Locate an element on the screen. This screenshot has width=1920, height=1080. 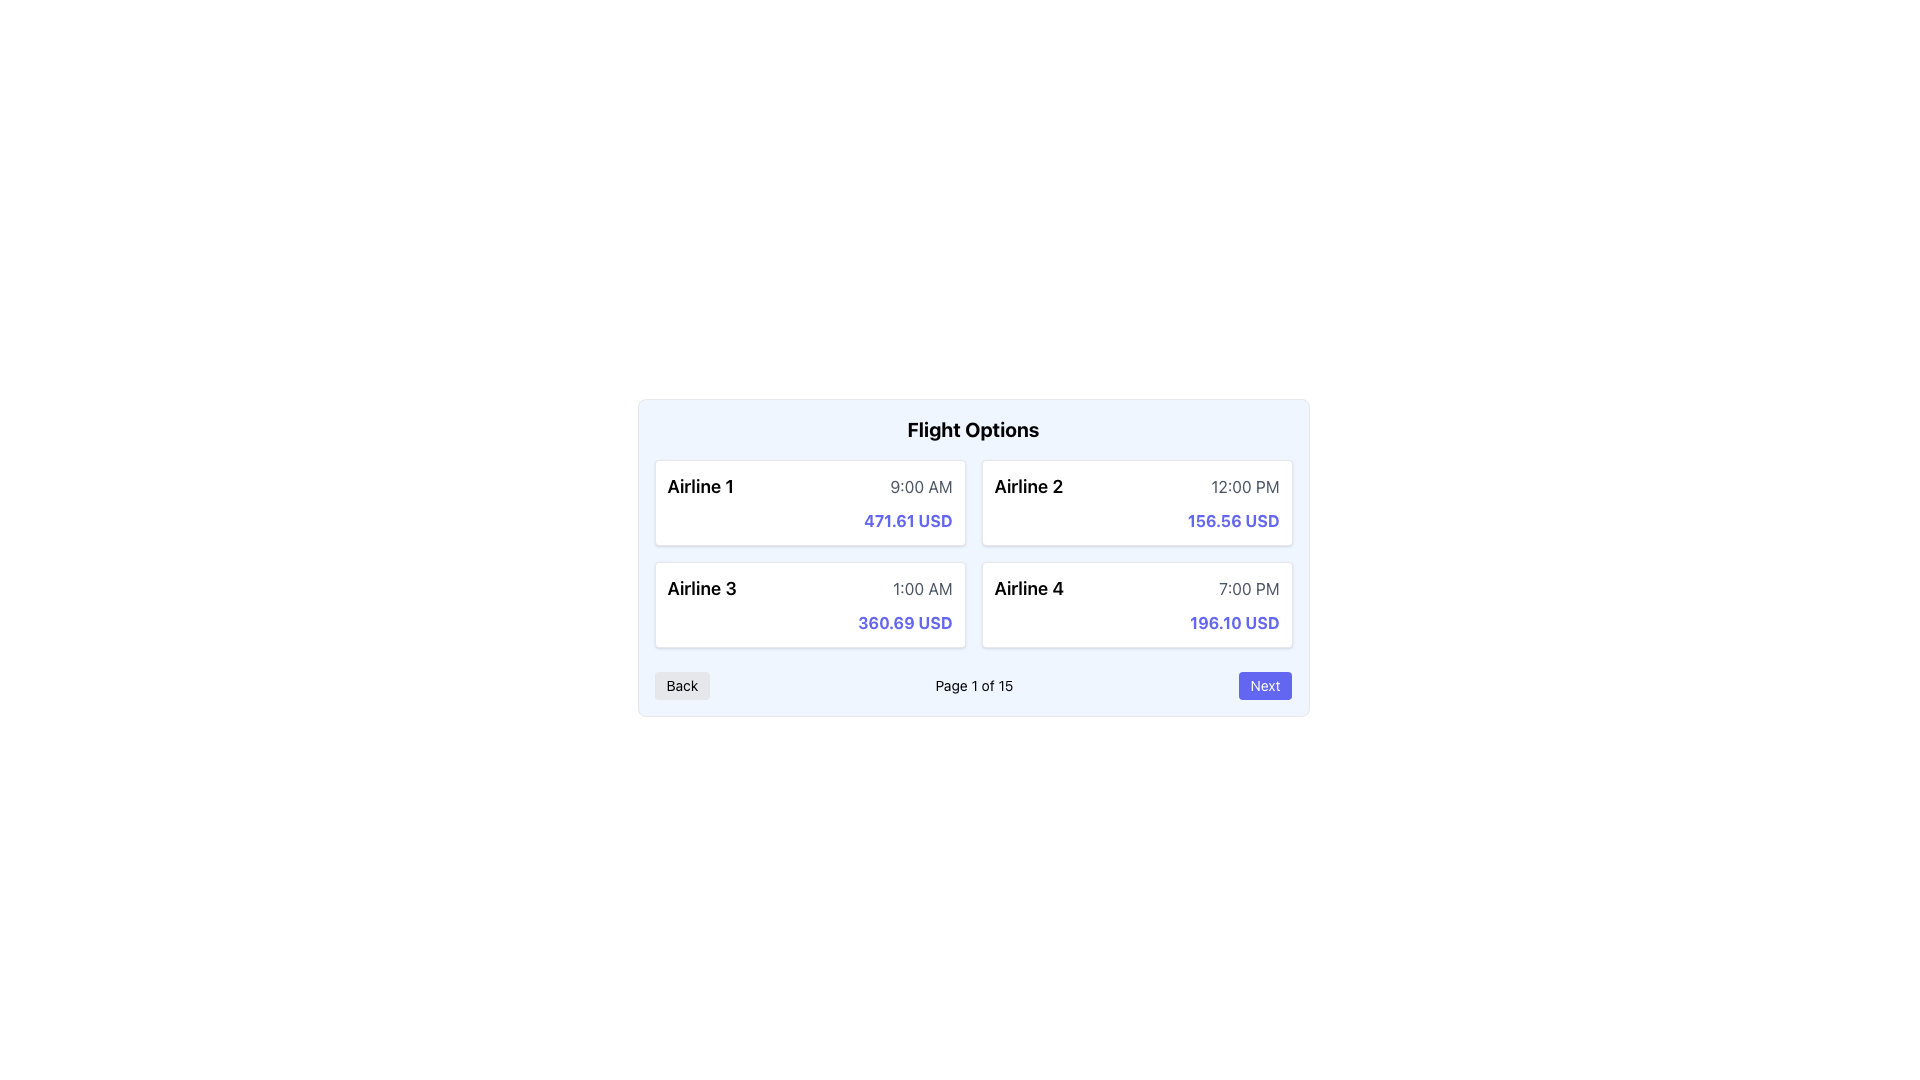
the small rectangular 'Back' button with a light gray background and rounded corners to change its background color is located at coordinates (682, 685).